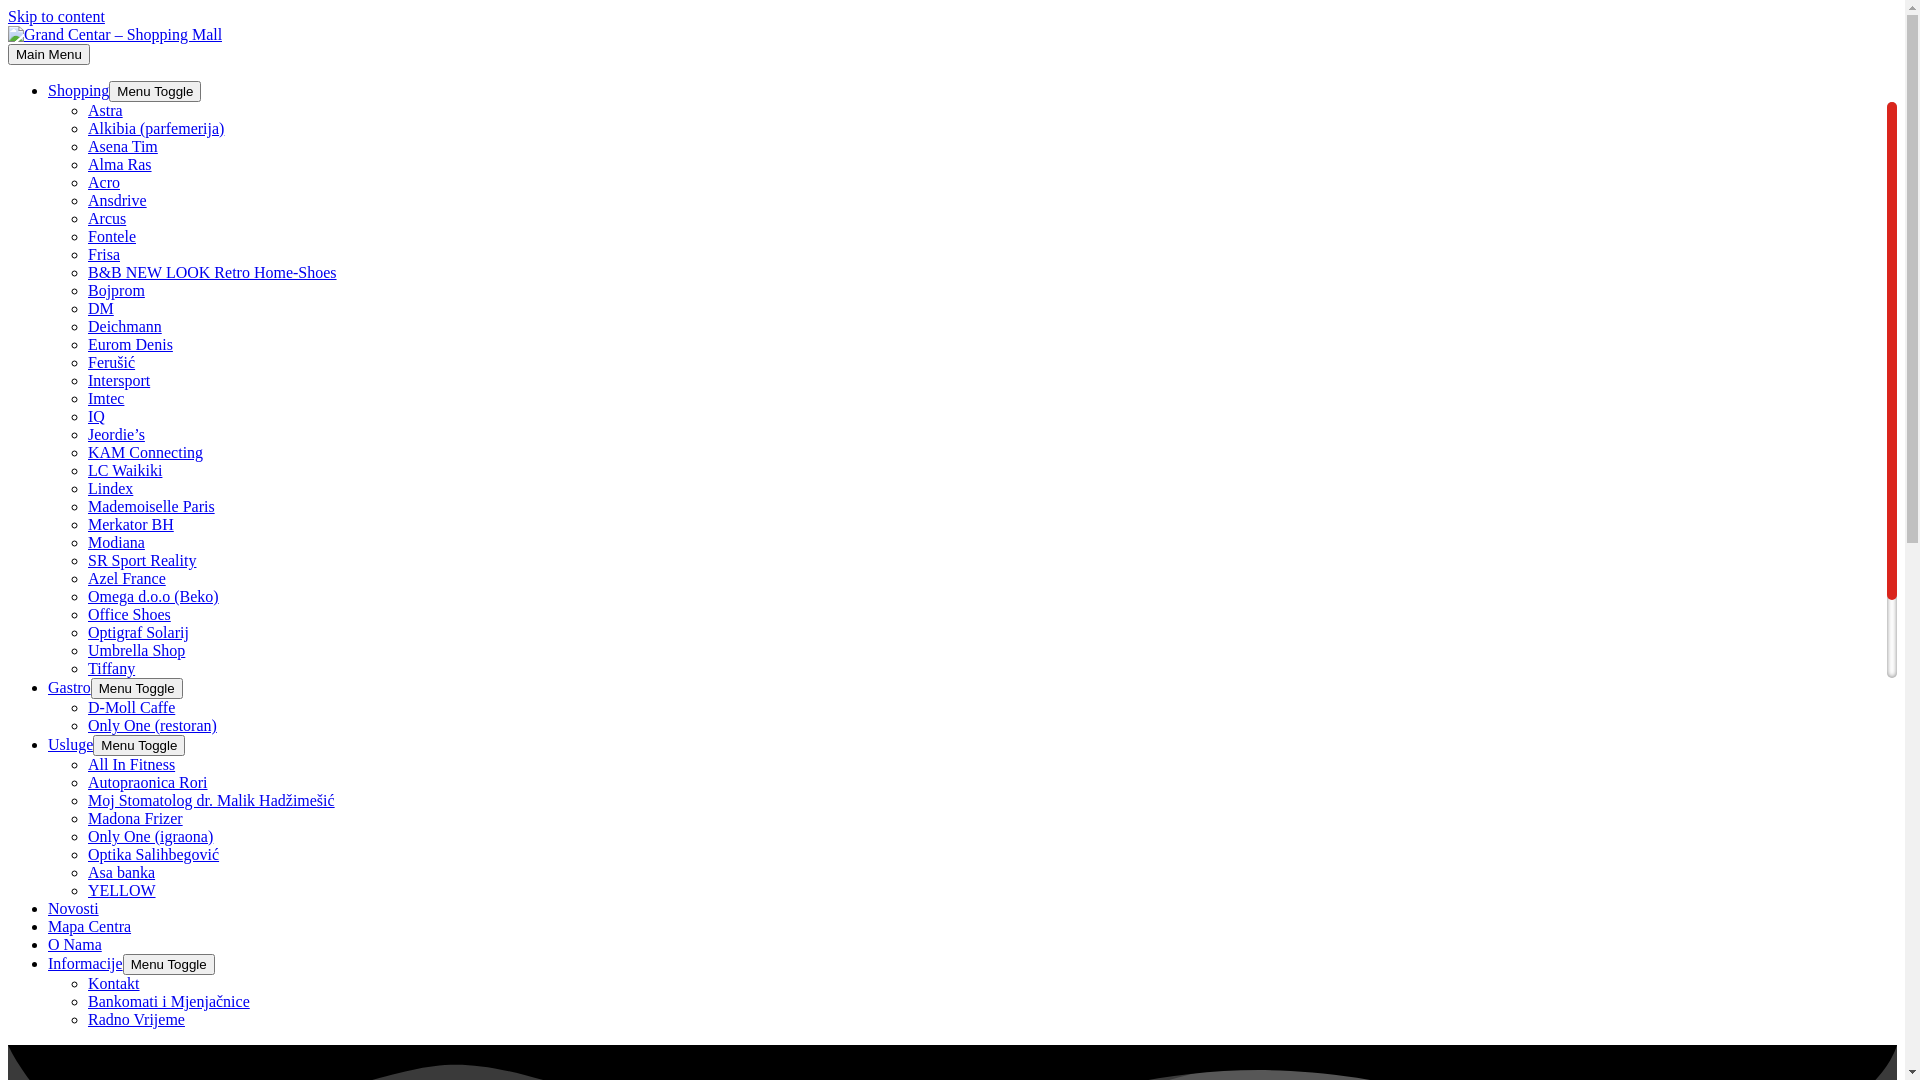 The image size is (1920, 1080). What do you see at coordinates (86, 253) in the screenshot?
I see `'Frisa'` at bounding box center [86, 253].